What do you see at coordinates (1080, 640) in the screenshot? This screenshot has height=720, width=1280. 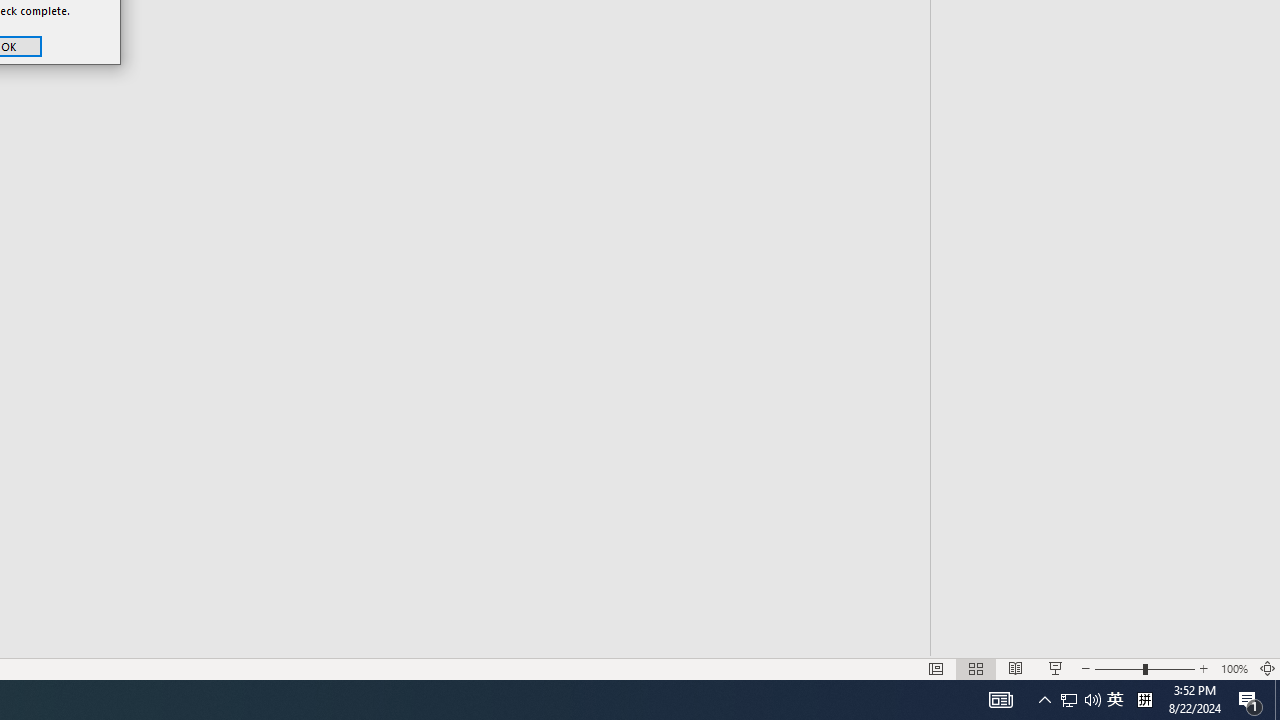 I see `'Zoom Out'` at bounding box center [1080, 640].